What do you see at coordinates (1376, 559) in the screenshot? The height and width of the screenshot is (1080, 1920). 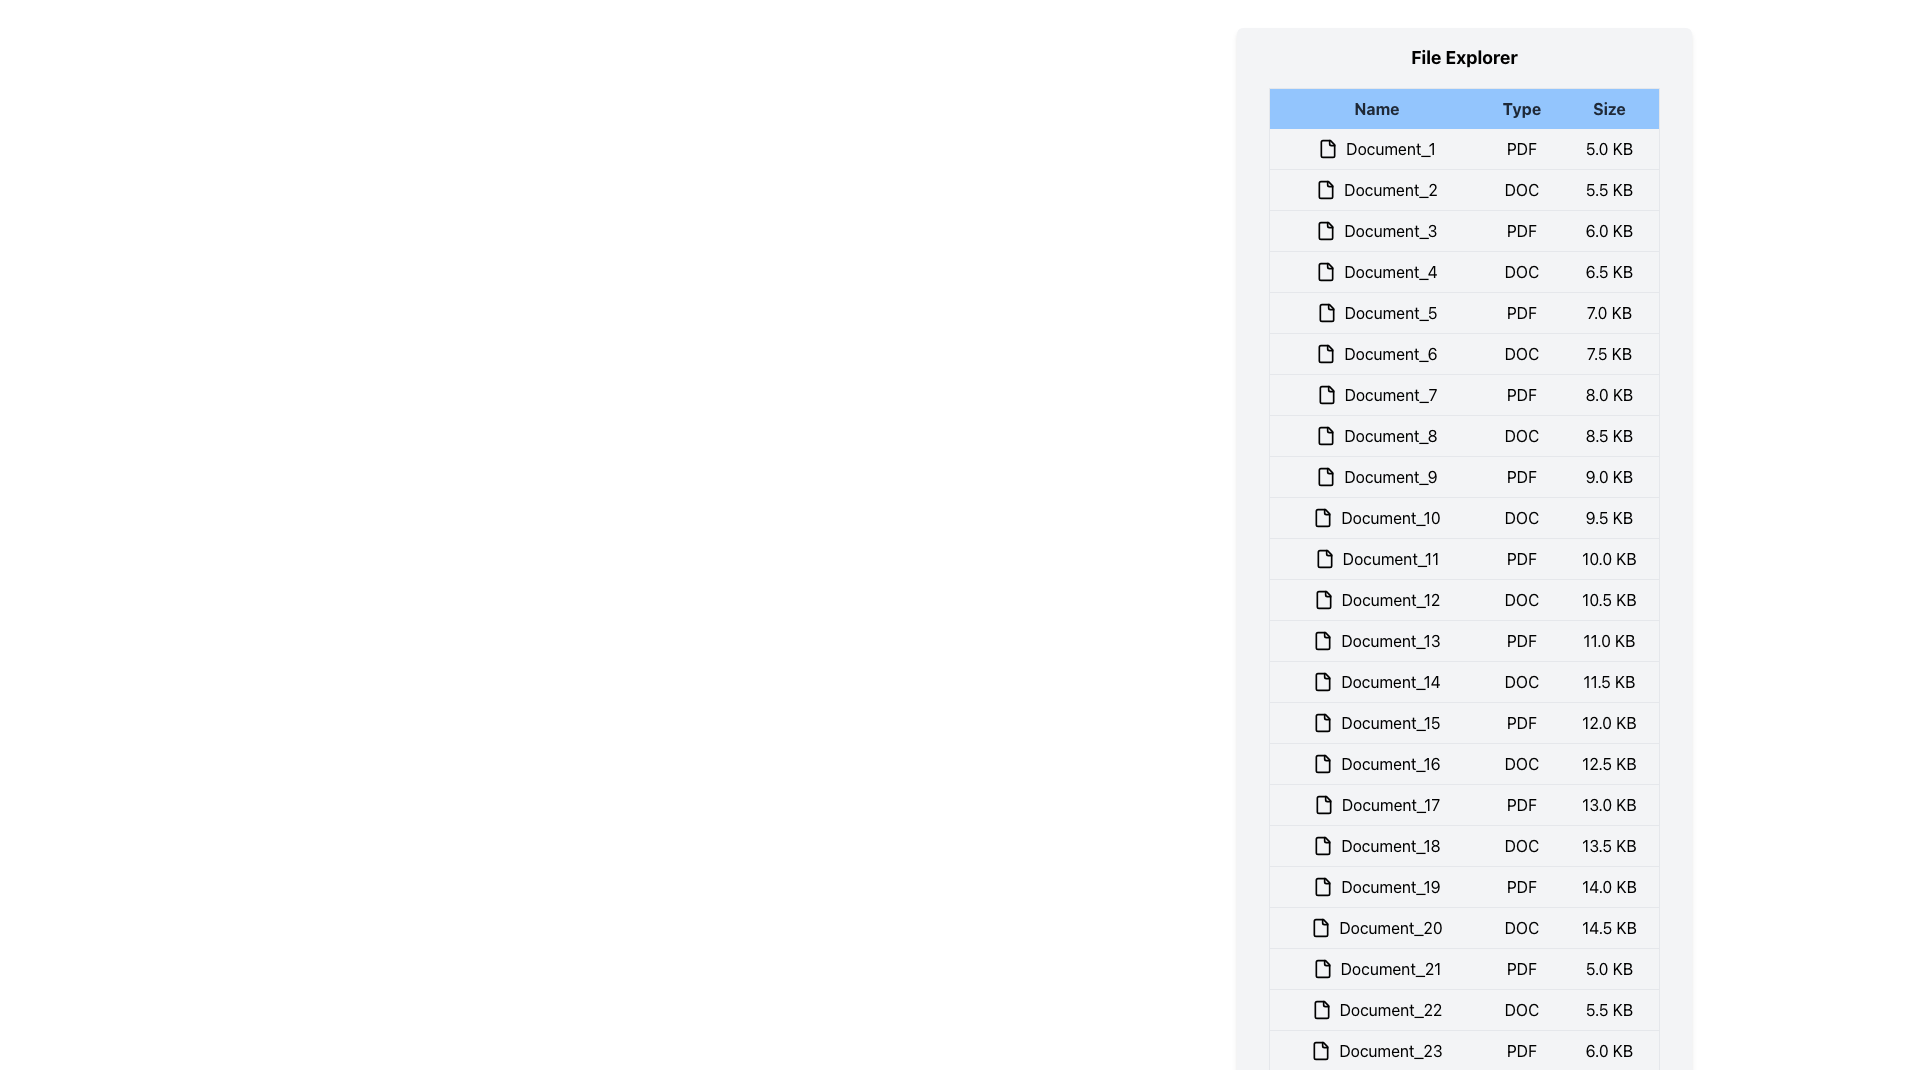 I see `the text label representing the name of the document in the file explorer` at bounding box center [1376, 559].